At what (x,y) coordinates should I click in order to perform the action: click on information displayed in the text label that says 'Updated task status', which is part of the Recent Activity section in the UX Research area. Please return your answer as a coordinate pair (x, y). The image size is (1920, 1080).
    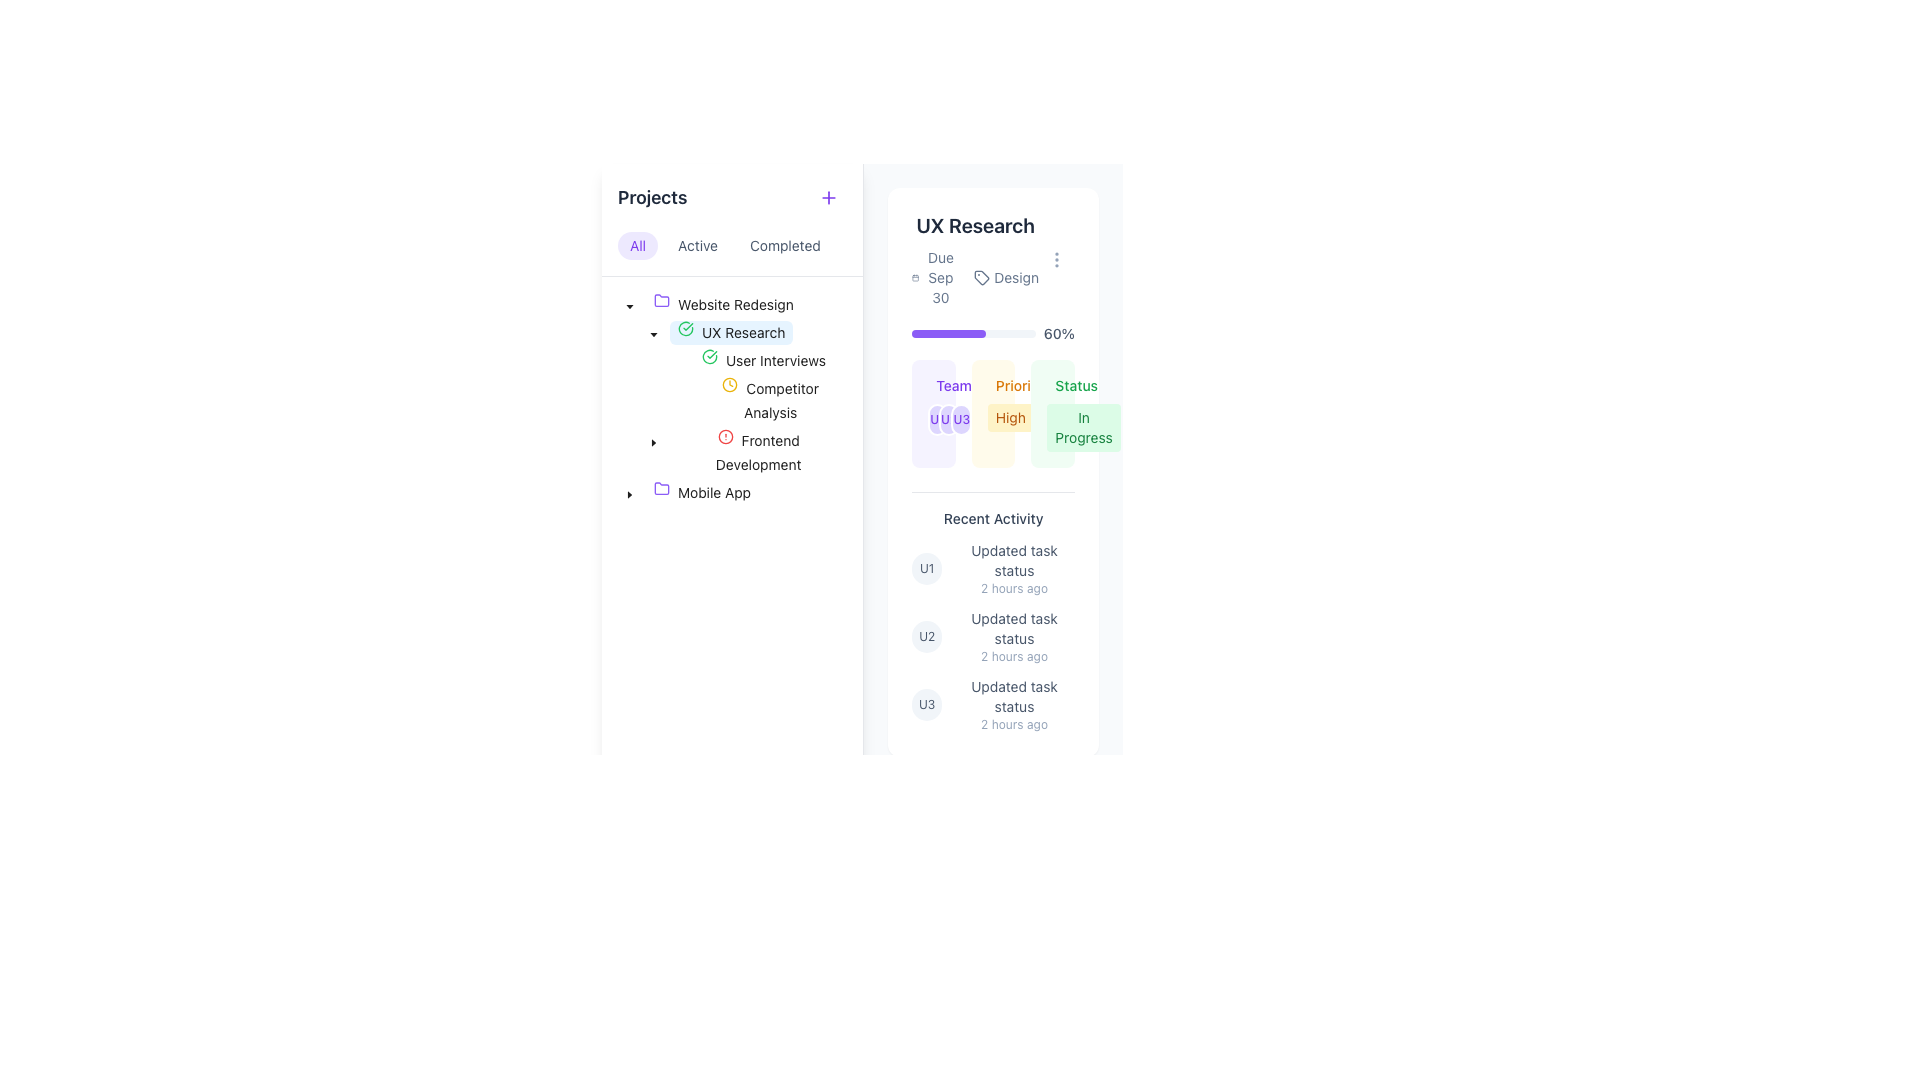
    Looking at the image, I should click on (1014, 627).